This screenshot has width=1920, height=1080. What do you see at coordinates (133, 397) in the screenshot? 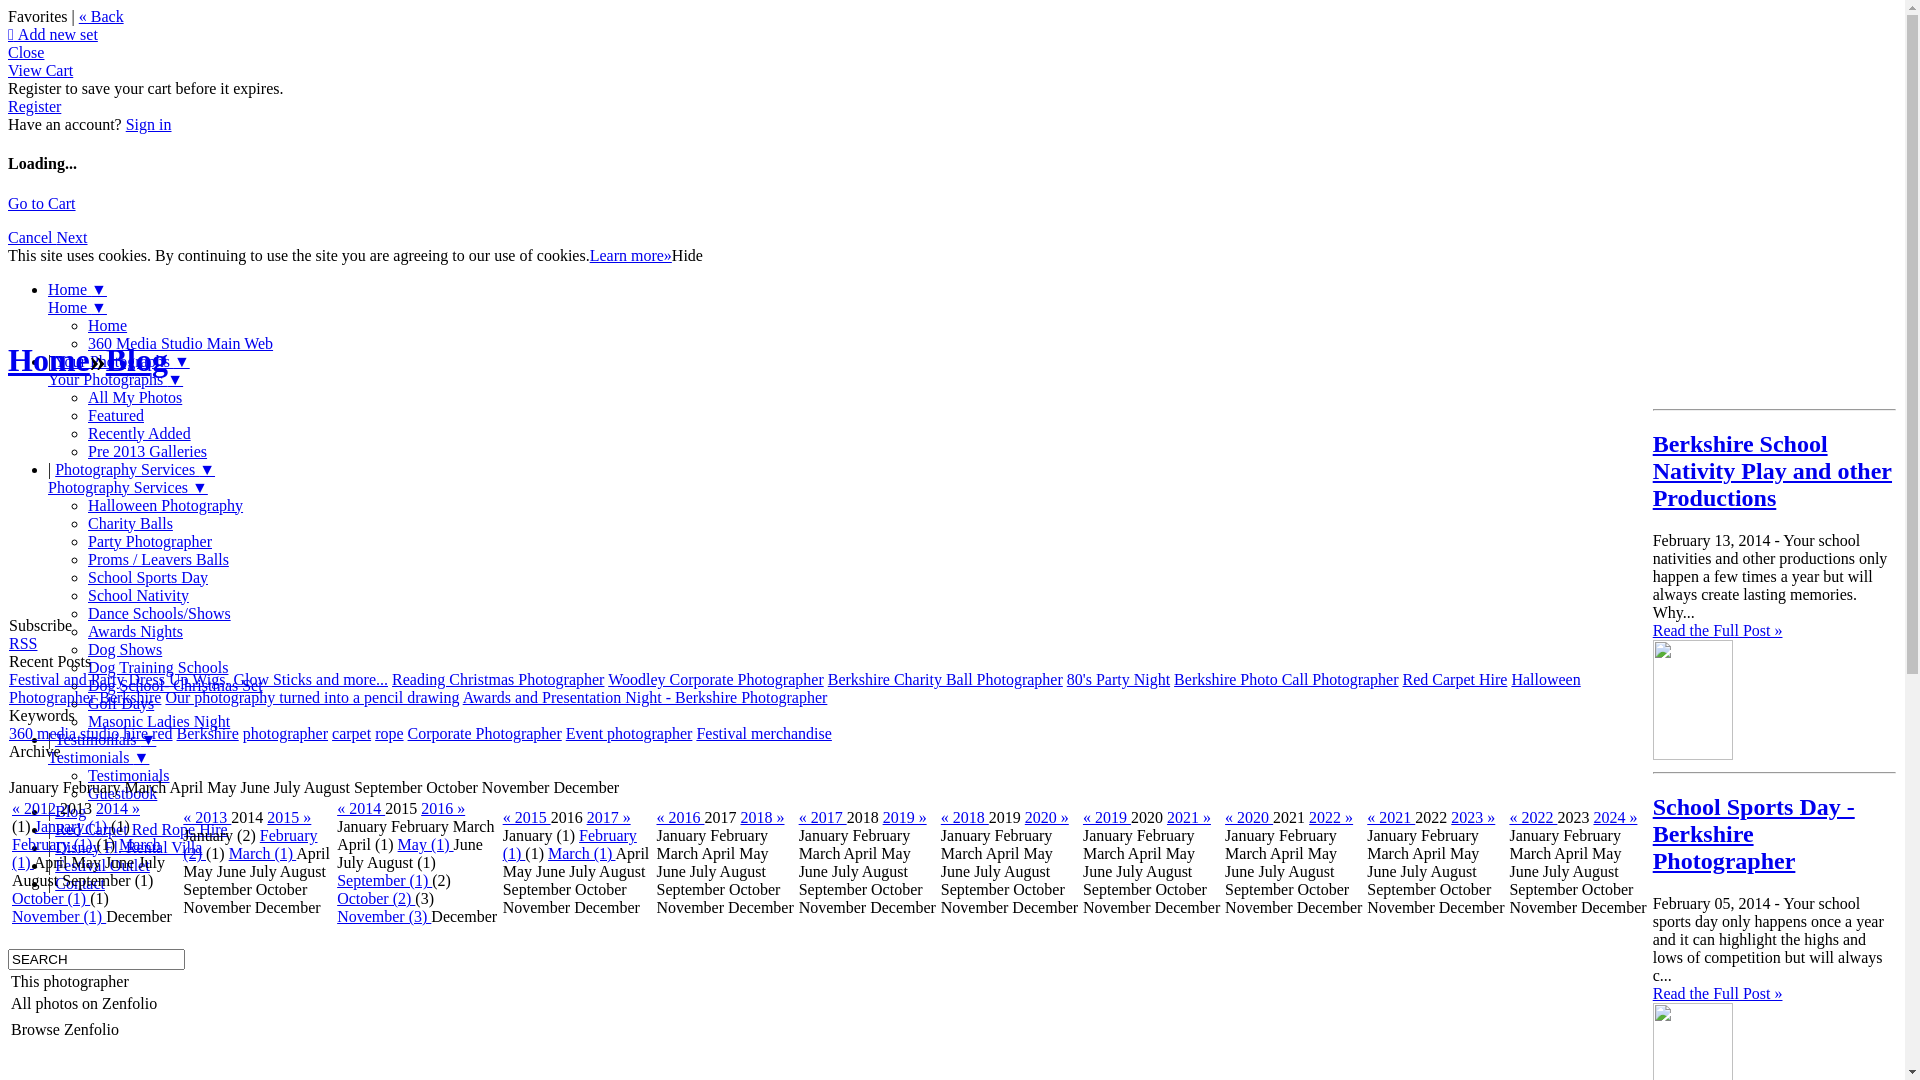
I see `'All My Photos'` at bounding box center [133, 397].